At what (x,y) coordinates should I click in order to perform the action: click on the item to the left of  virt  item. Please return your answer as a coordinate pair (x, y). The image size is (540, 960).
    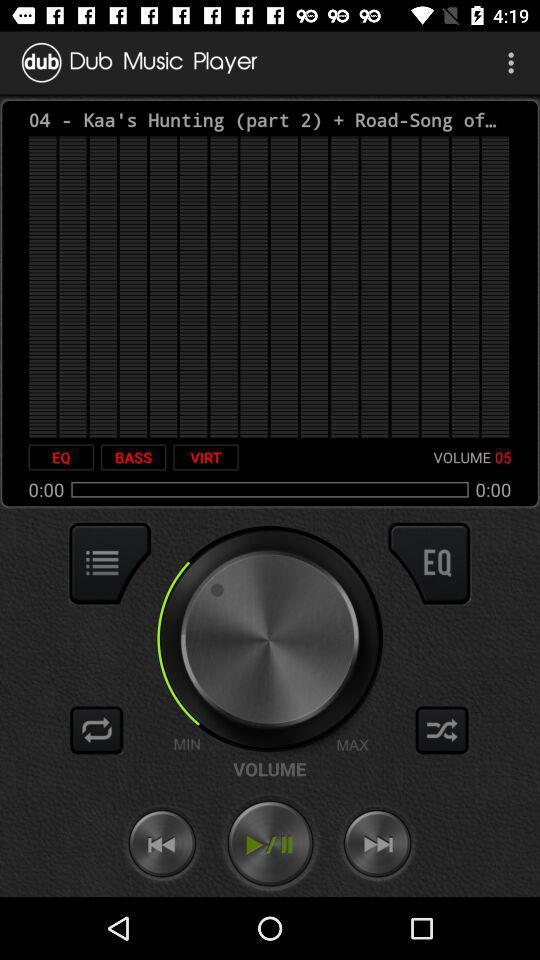
    Looking at the image, I should click on (133, 457).